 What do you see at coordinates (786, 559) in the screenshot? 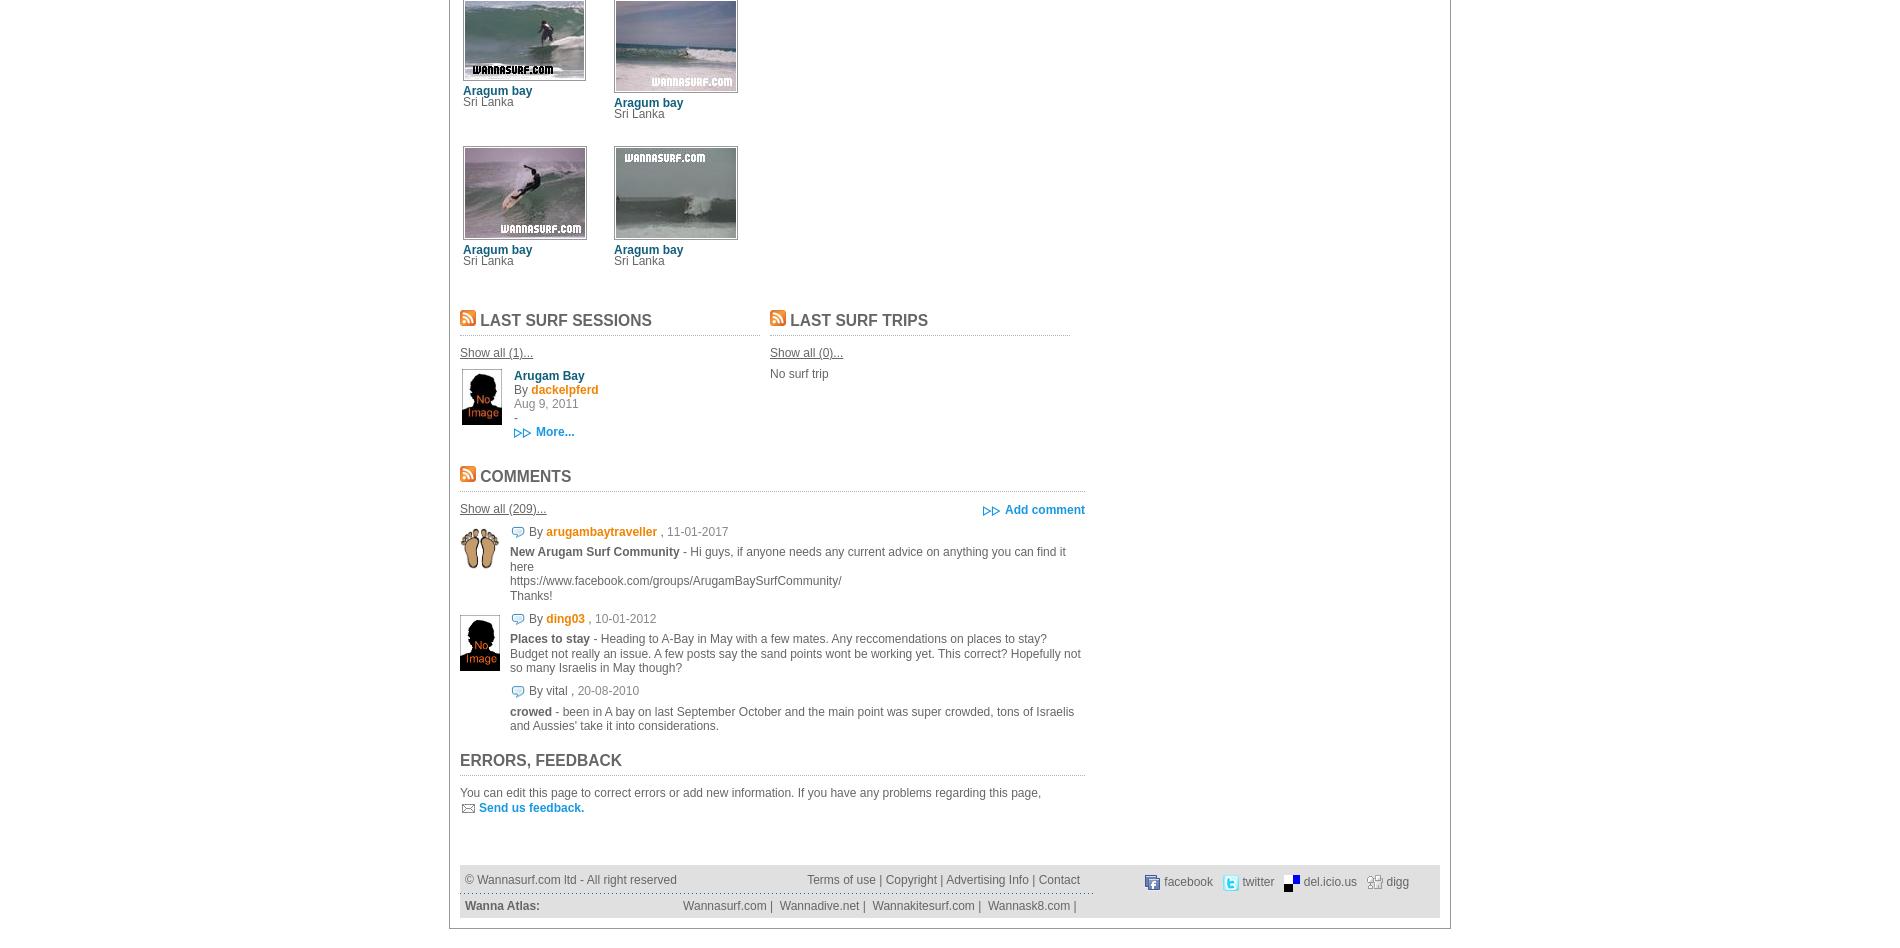
I see `'- Hi guys, if anyone needs any current advice on anything you can find it here'` at bounding box center [786, 559].